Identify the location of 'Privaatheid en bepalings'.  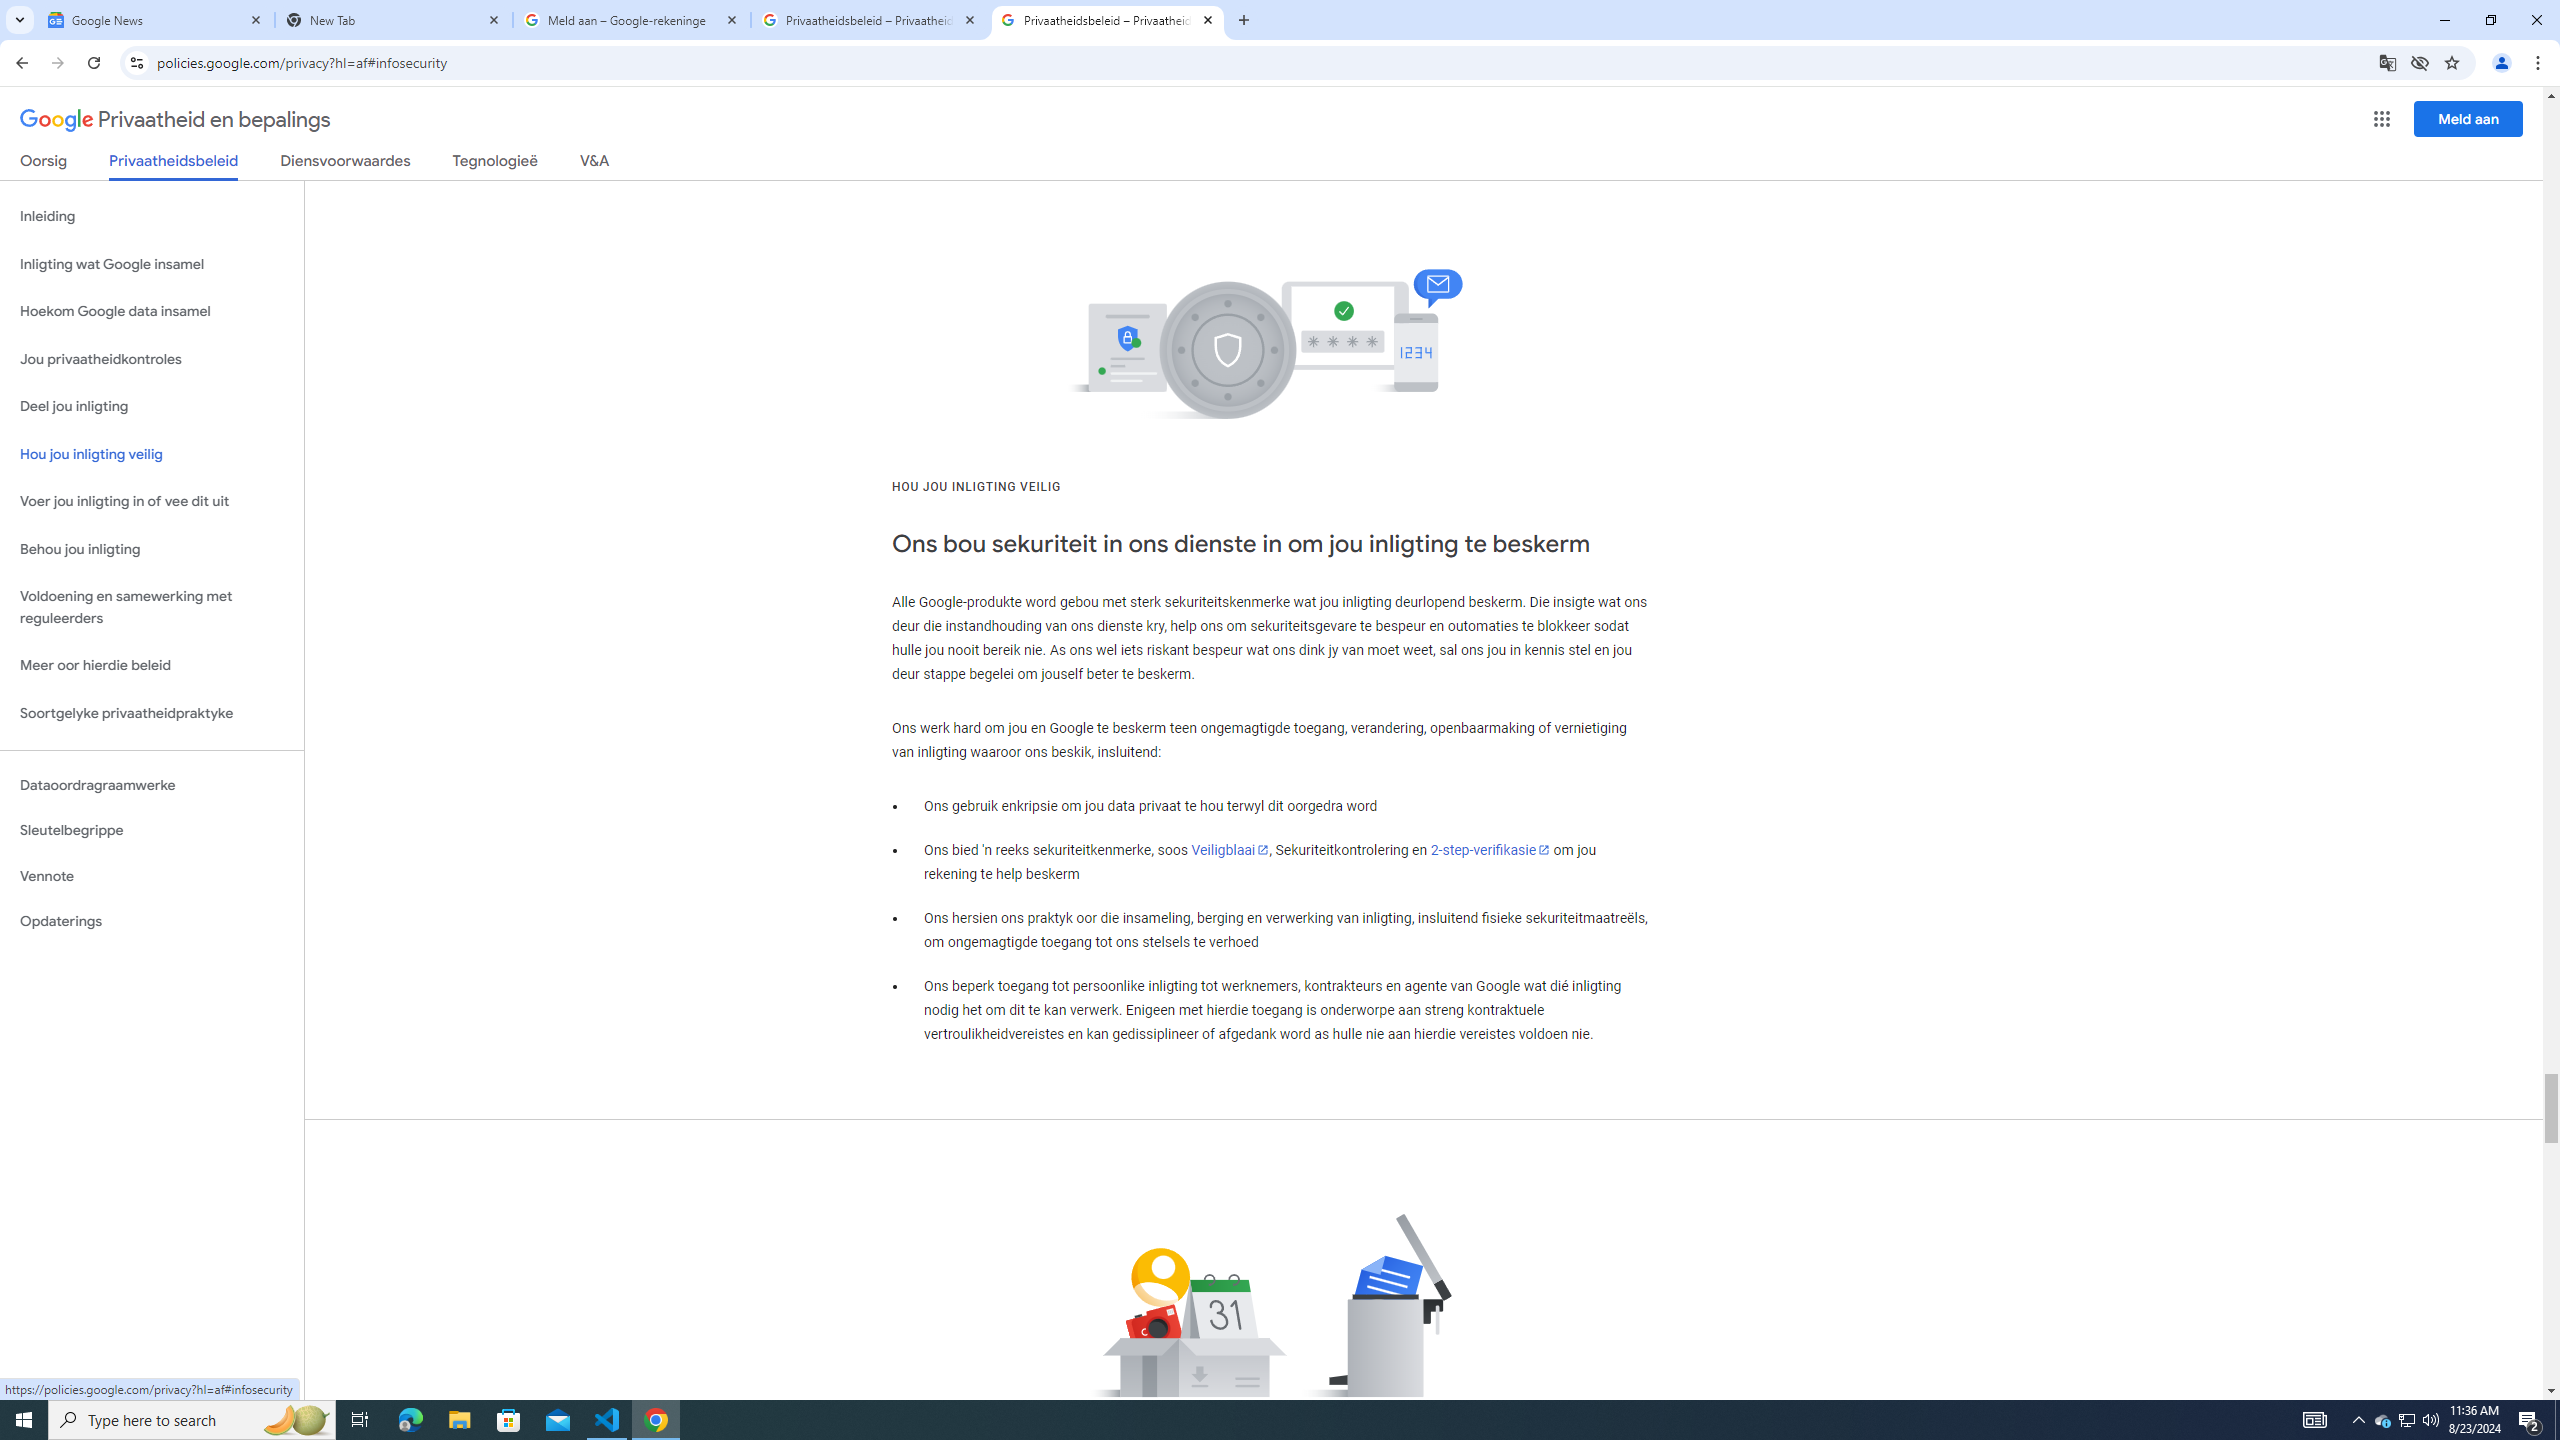
(175, 119).